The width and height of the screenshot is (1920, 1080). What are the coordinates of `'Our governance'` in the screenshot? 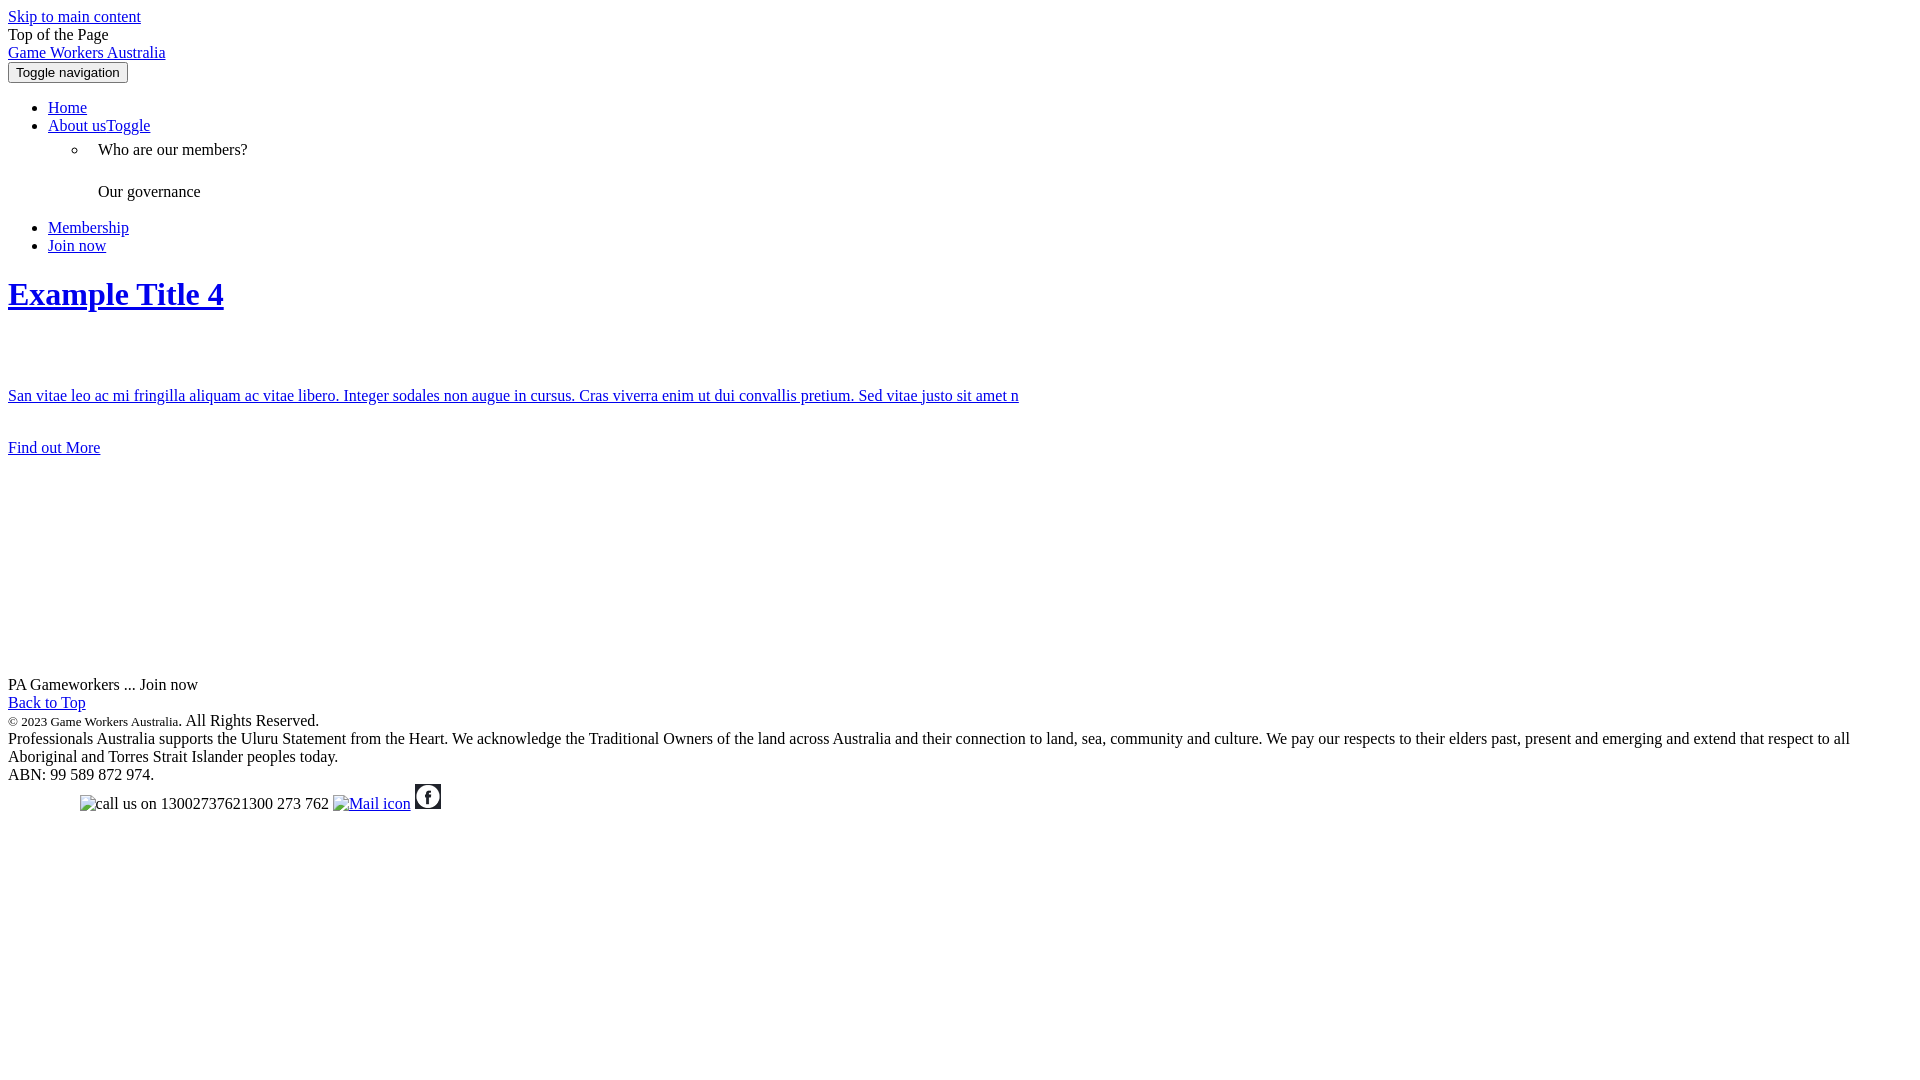 It's located at (148, 192).